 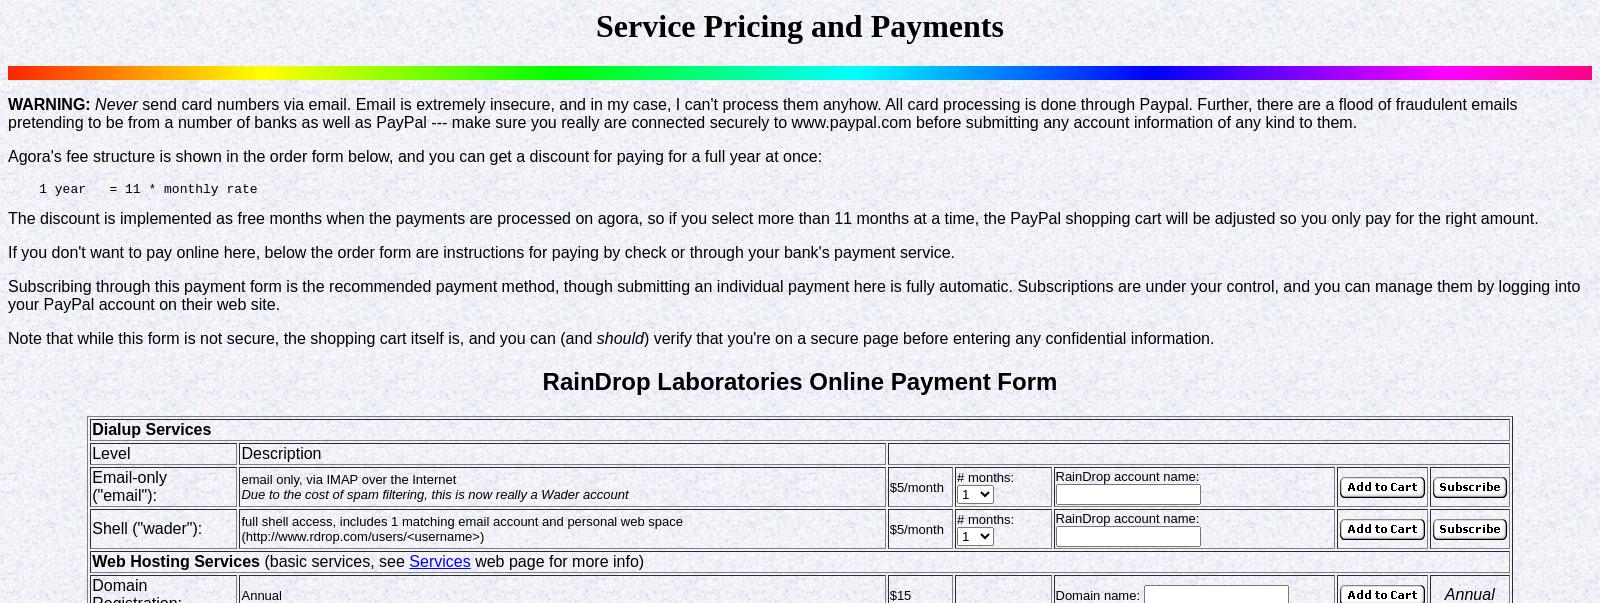 What do you see at coordinates (174, 561) in the screenshot?
I see `'Web Hosting Services'` at bounding box center [174, 561].